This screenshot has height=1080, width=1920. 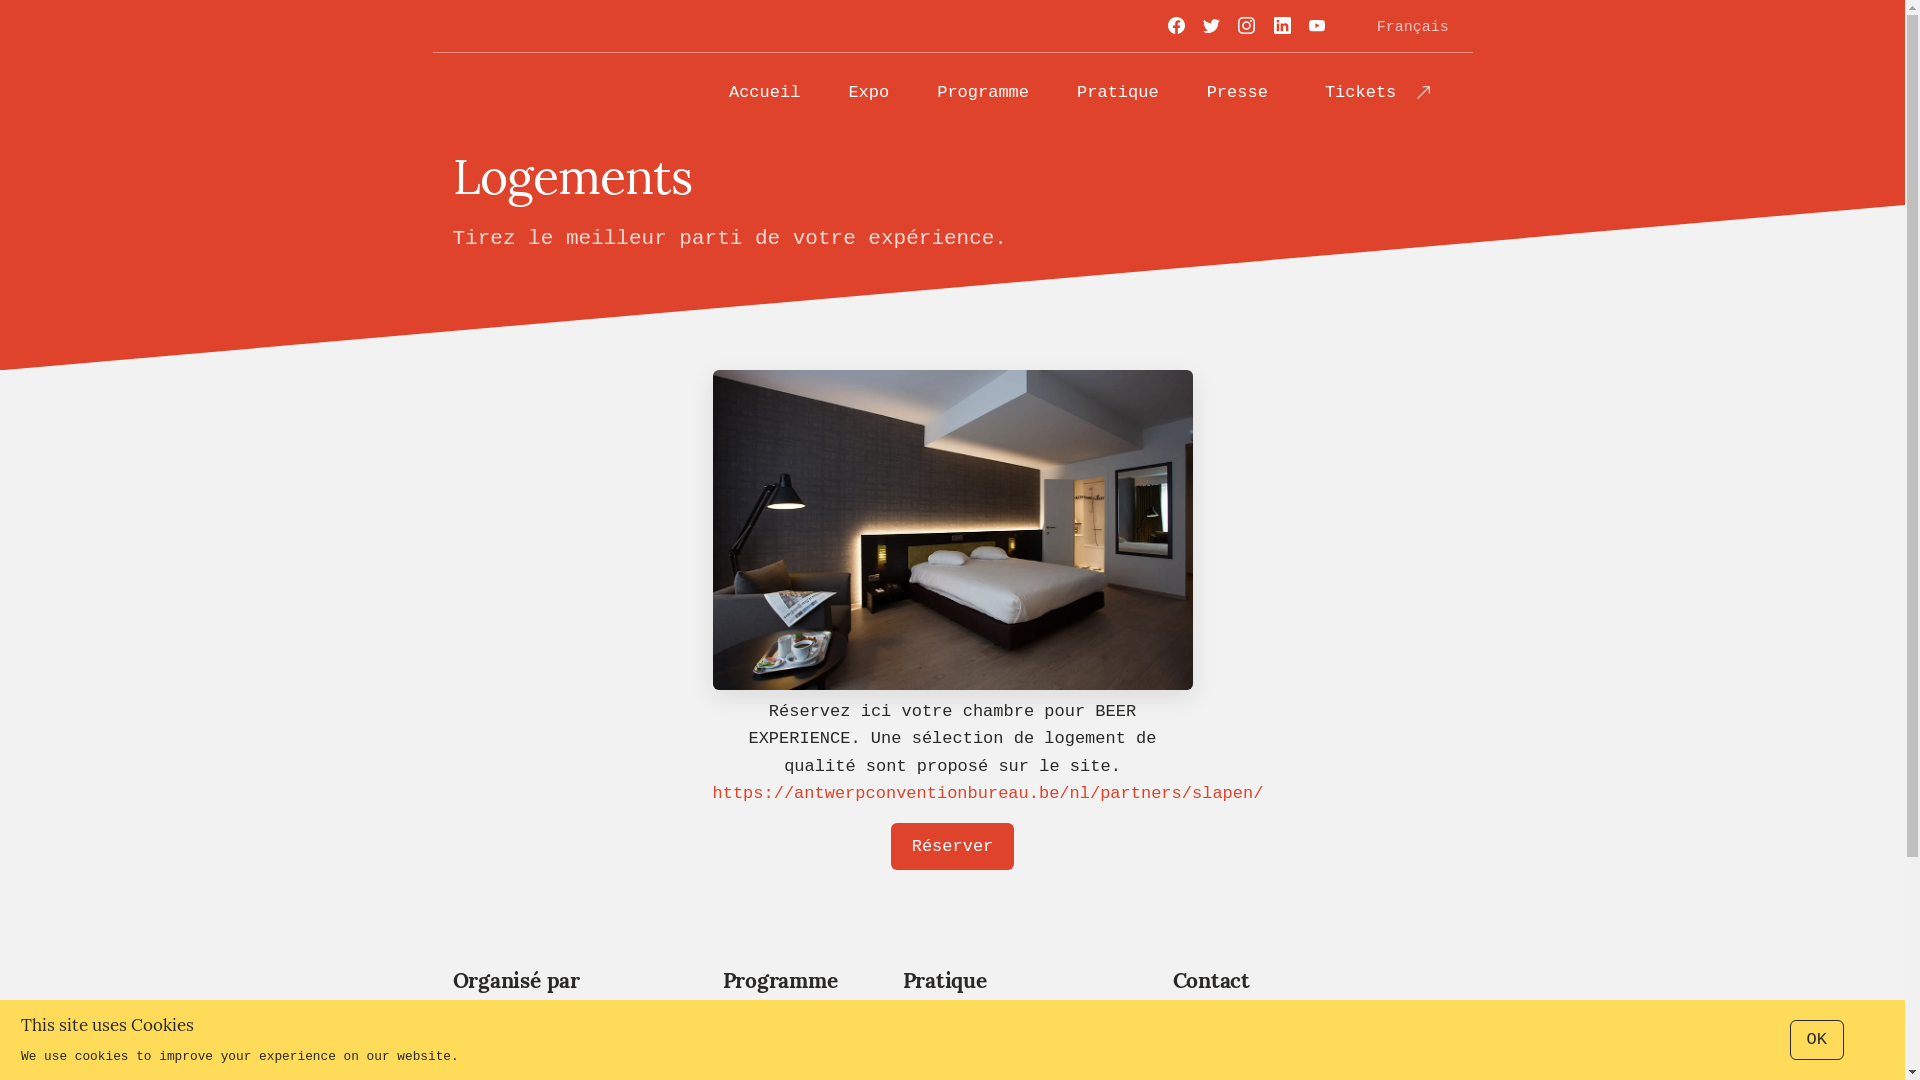 I want to click on 'Tickets', so click(x=1377, y=92).